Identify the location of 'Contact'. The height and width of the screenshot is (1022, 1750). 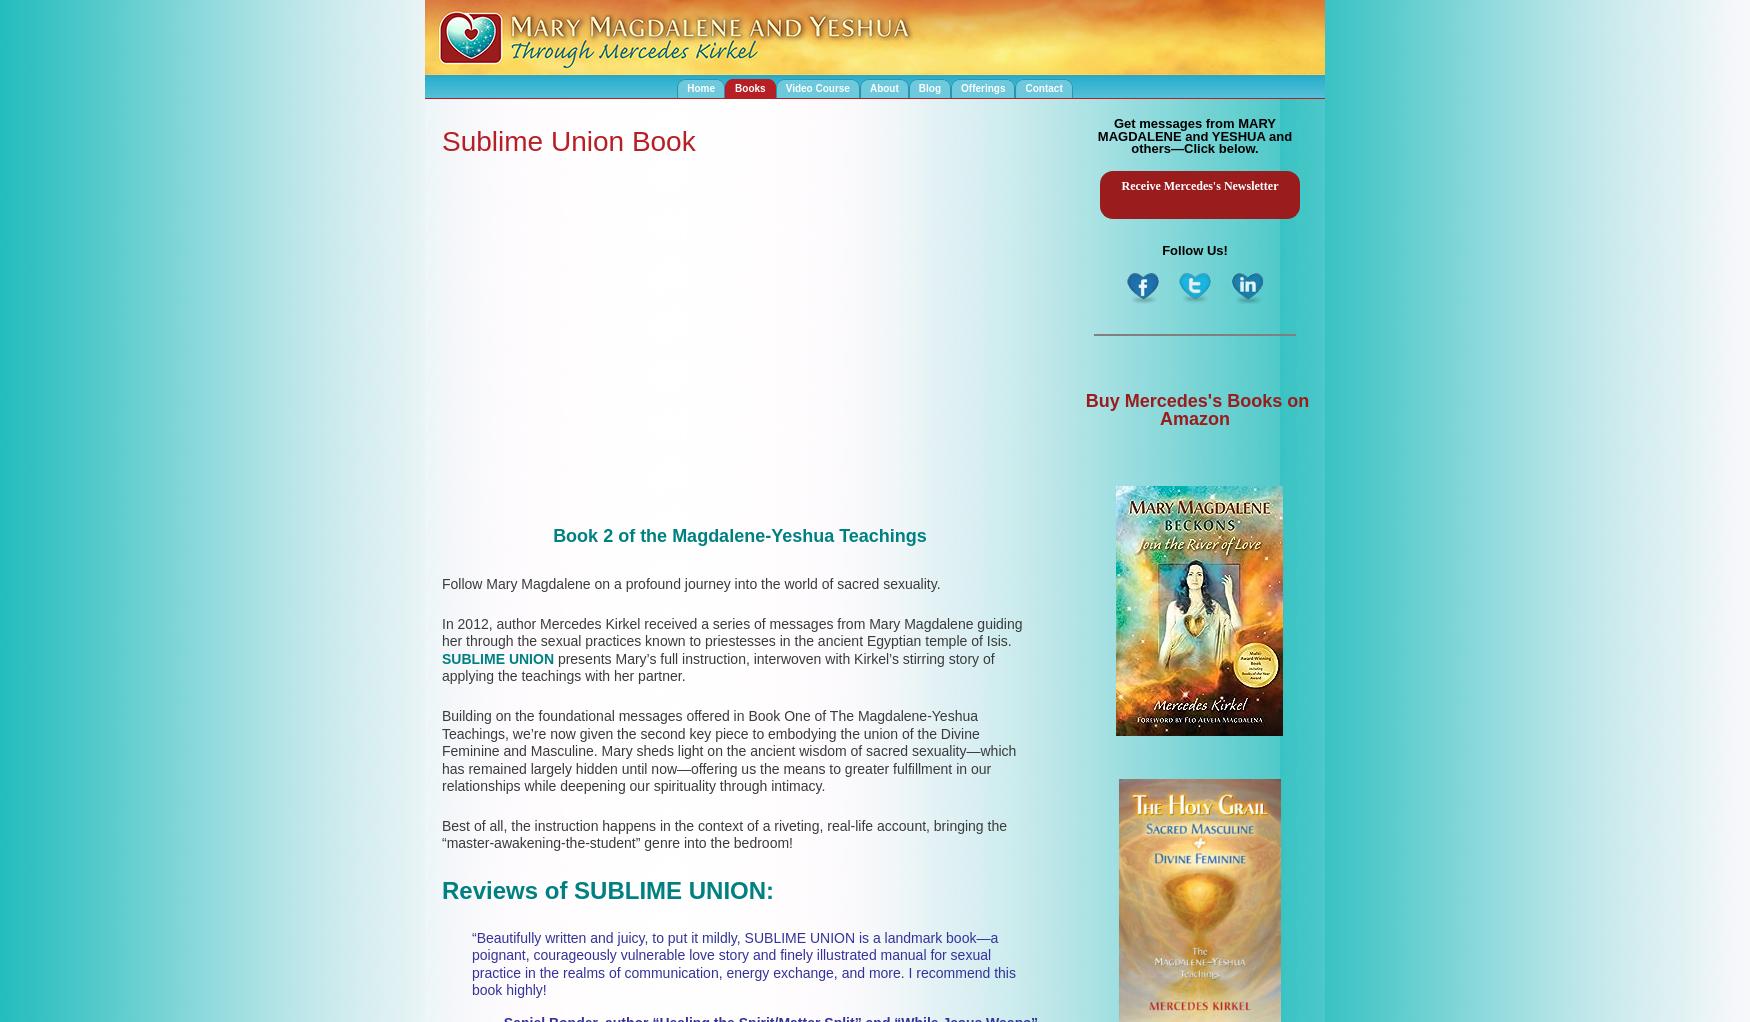
(1042, 87).